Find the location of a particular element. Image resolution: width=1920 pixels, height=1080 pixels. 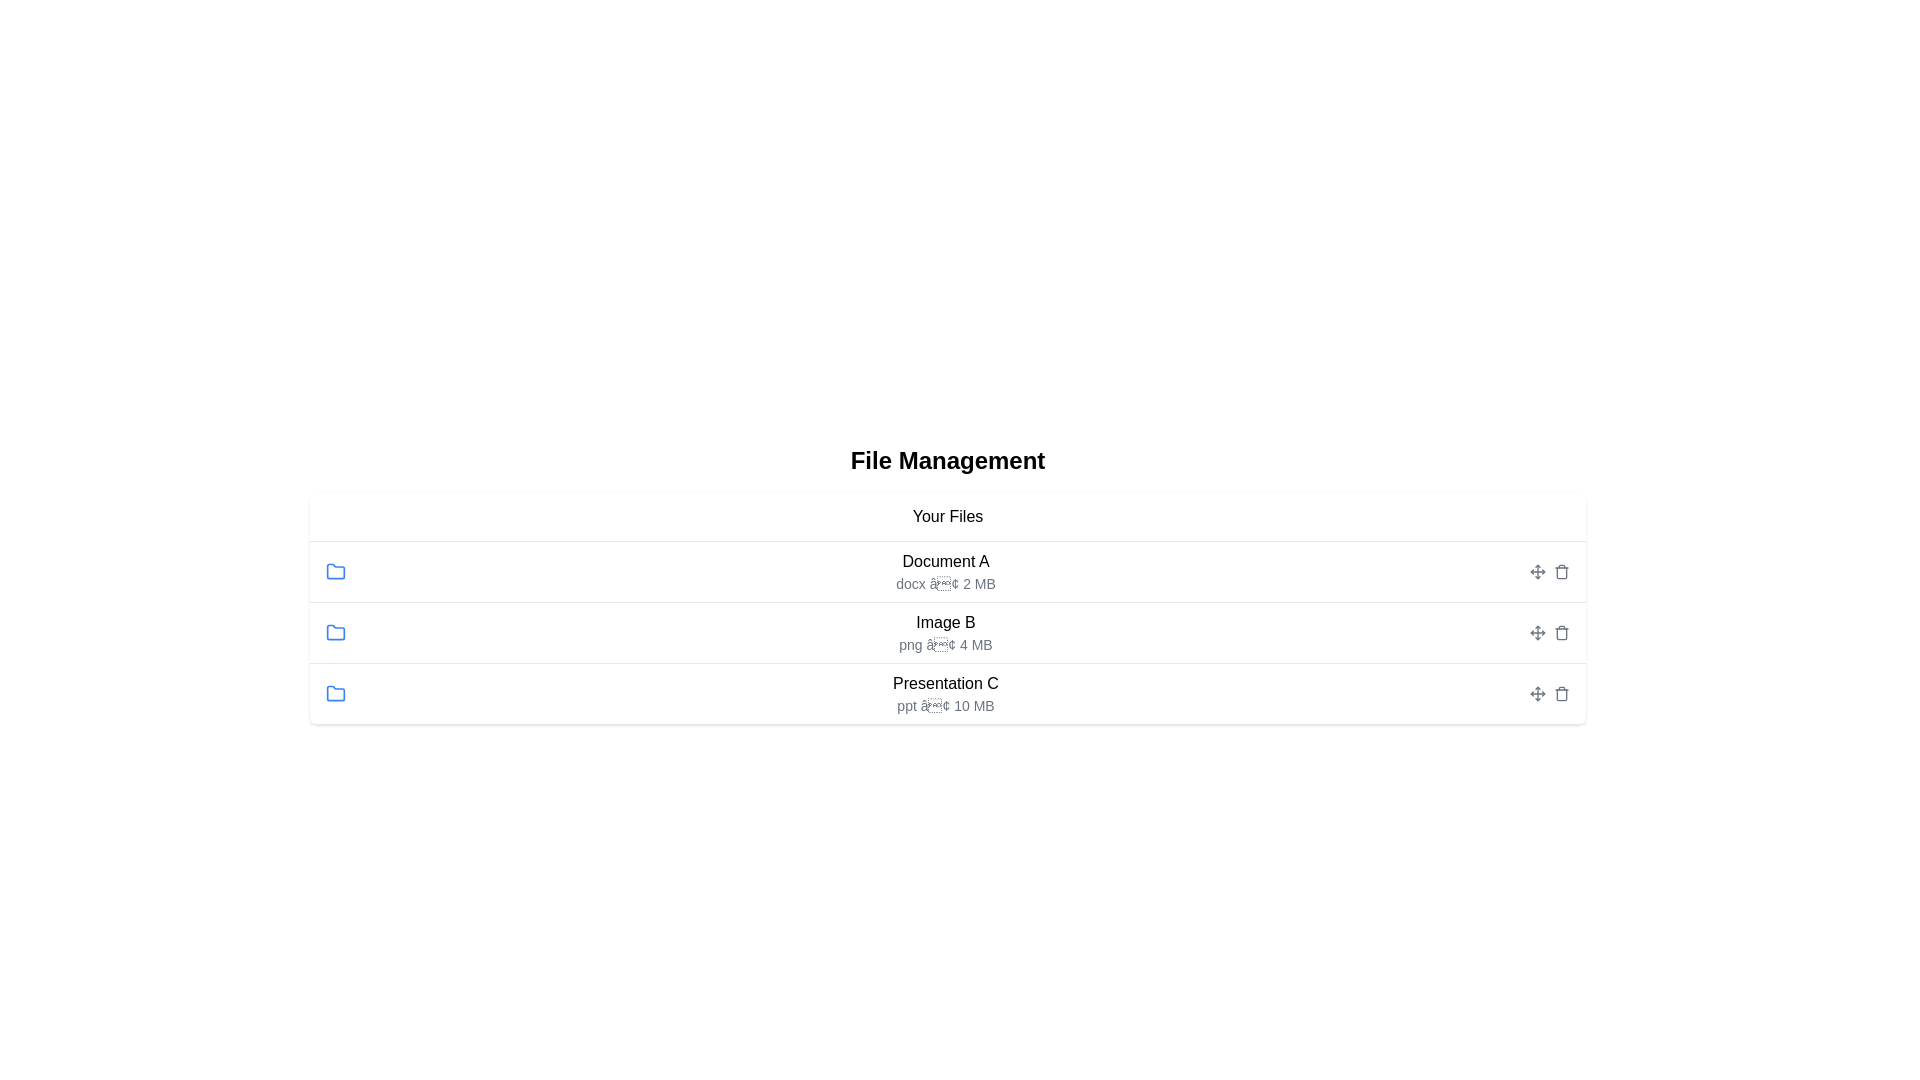

the list item entry for 'Document A' is located at coordinates (947, 572).